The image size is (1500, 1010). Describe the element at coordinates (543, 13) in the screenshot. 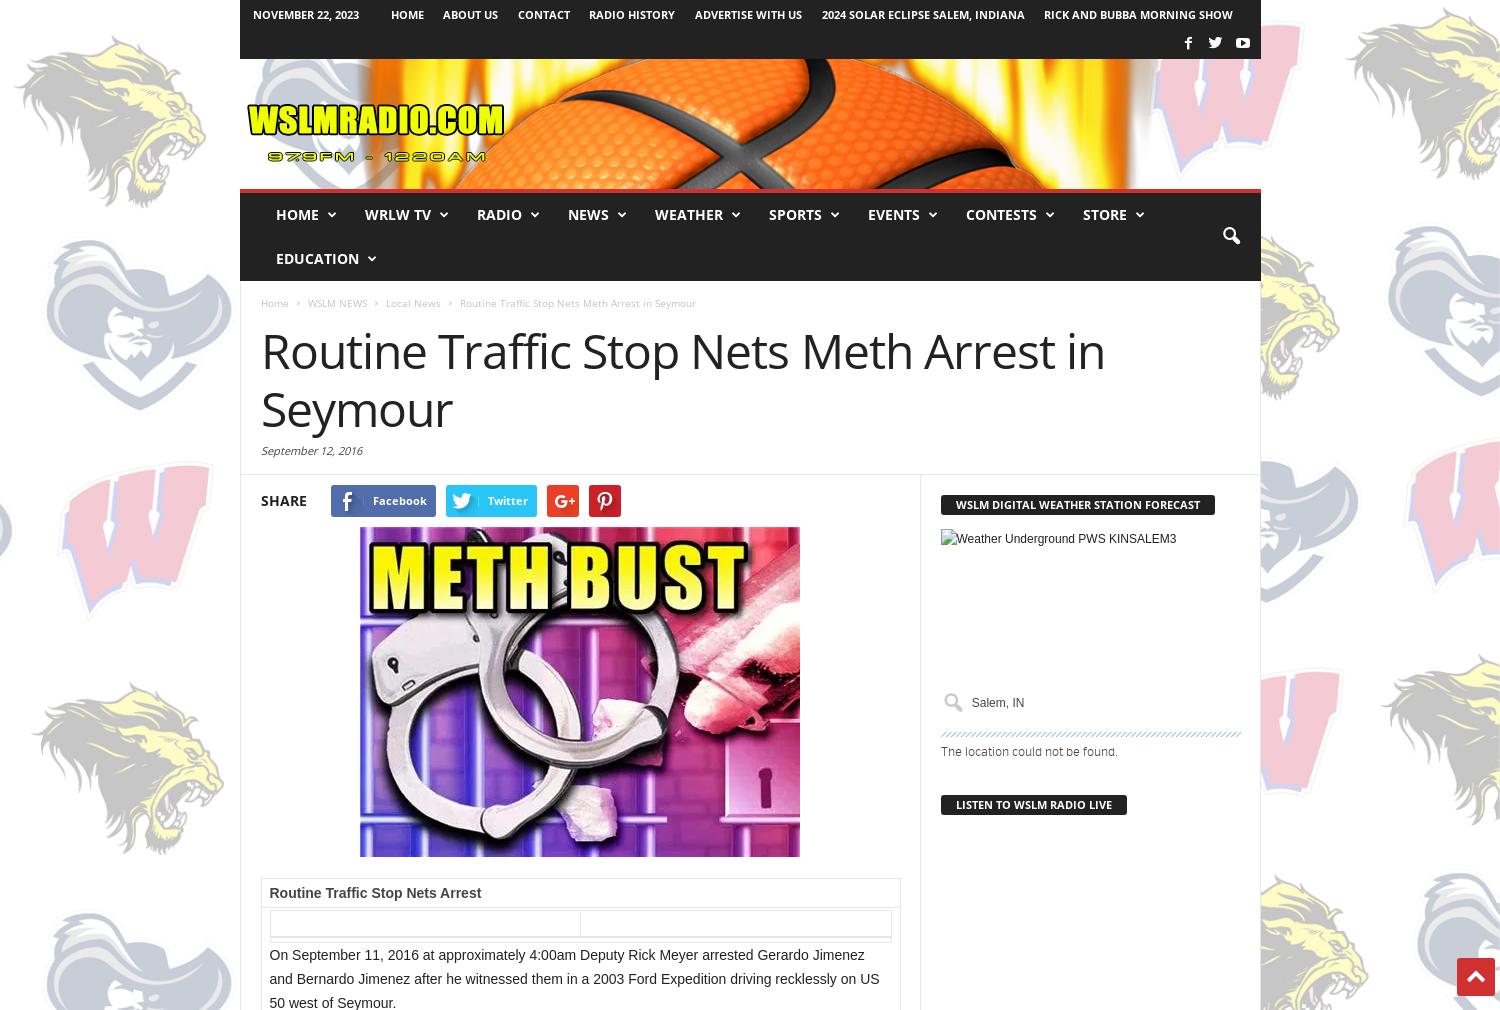

I see `'Contact'` at that location.